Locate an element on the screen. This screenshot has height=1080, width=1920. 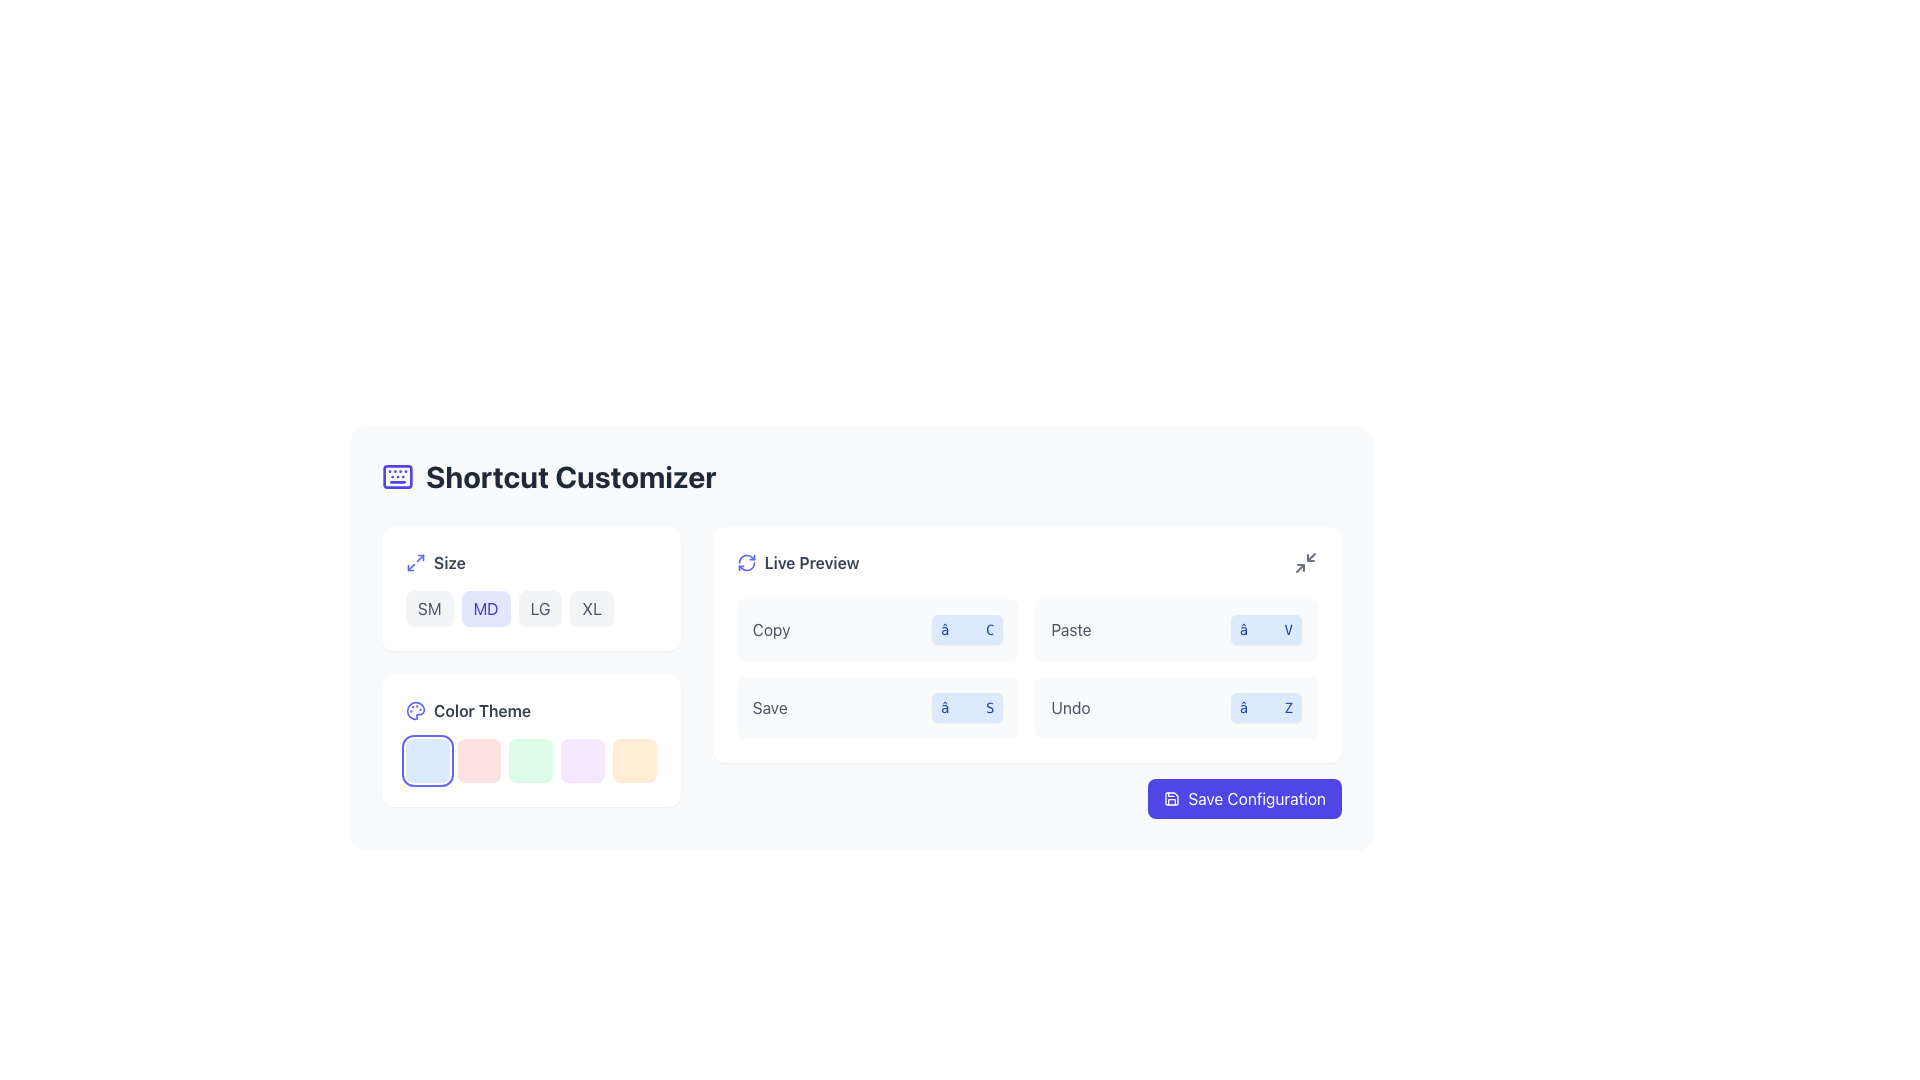
the 'Save' static text label displayed in muted gray color, located in the 'Live Preview' section beneath the 'Copy' and 'Paste' options is located at coordinates (769, 707).